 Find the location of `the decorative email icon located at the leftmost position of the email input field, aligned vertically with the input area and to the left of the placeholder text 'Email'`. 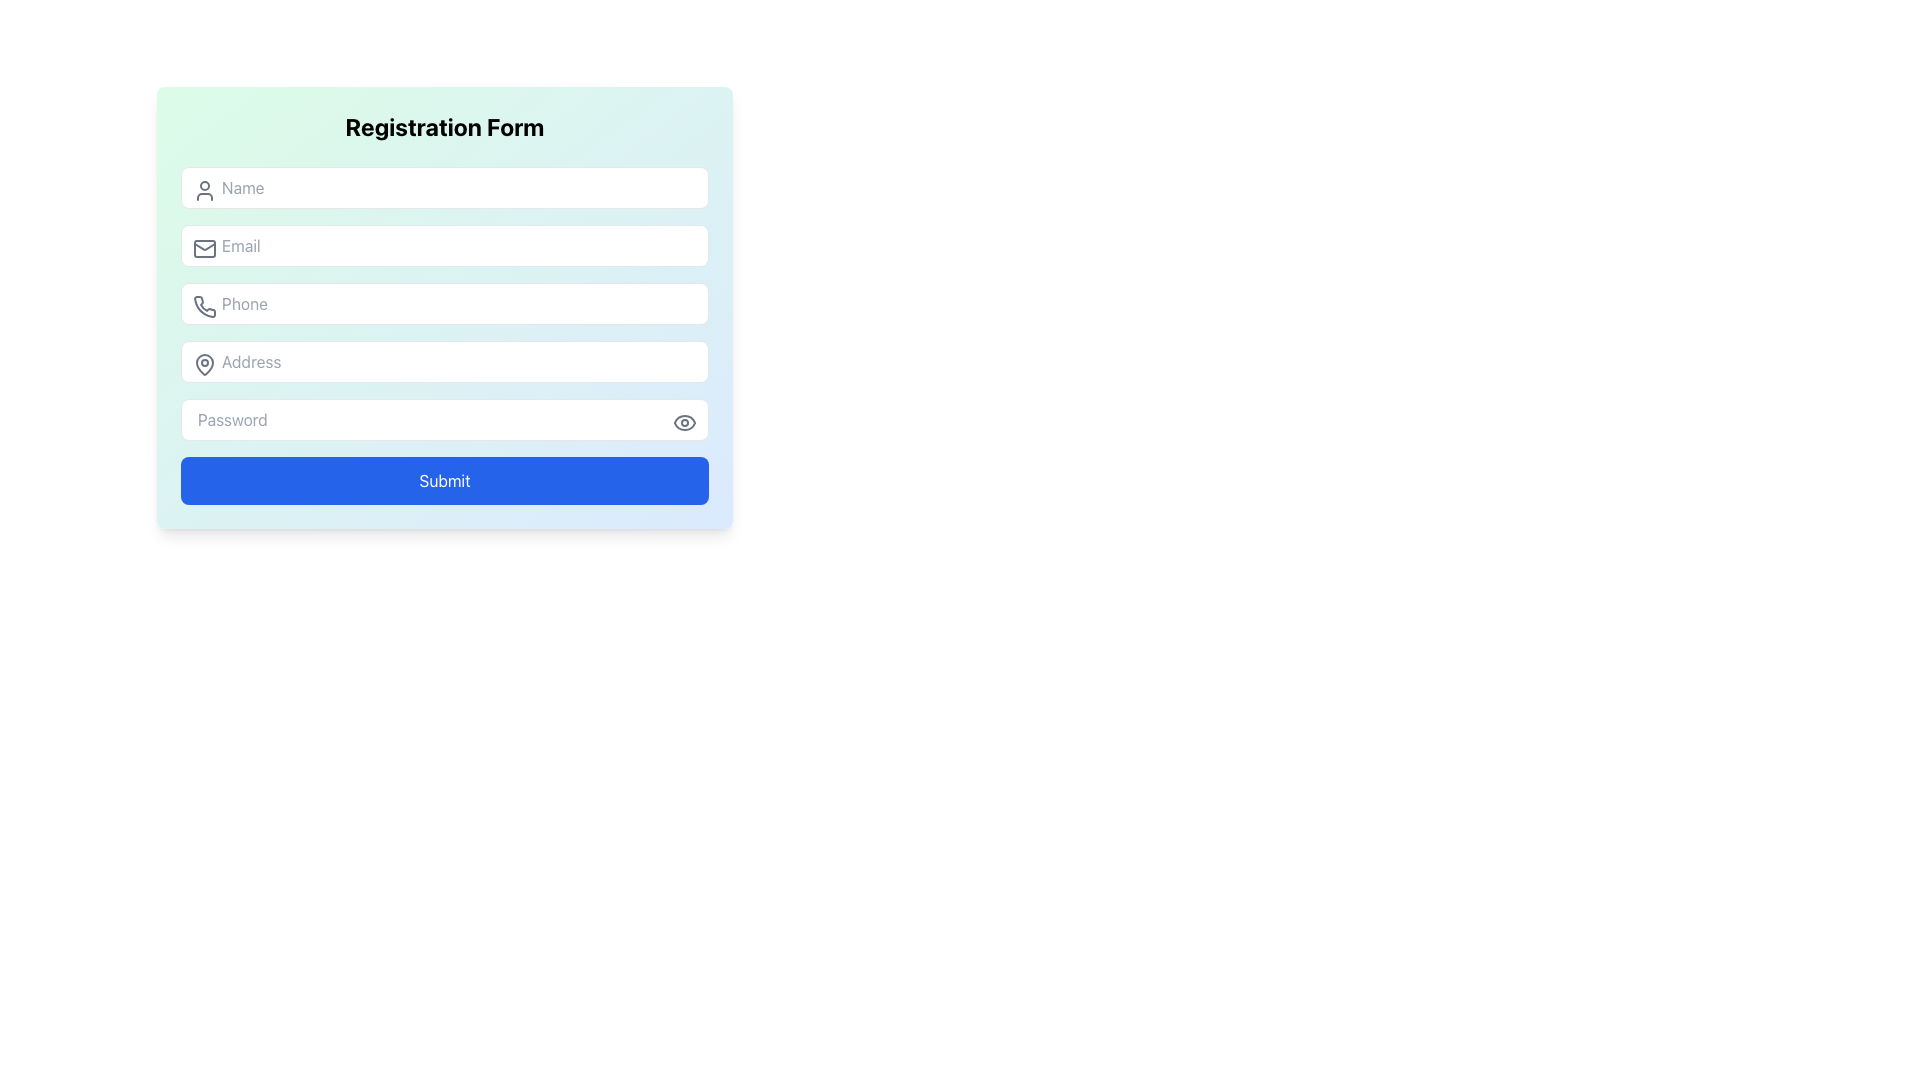

the decorative email icon located at the leftmost position of the email input field, aligned vertically with the input area and to the left of the placeholder text 'Email' is located at coordinates (205, 248).